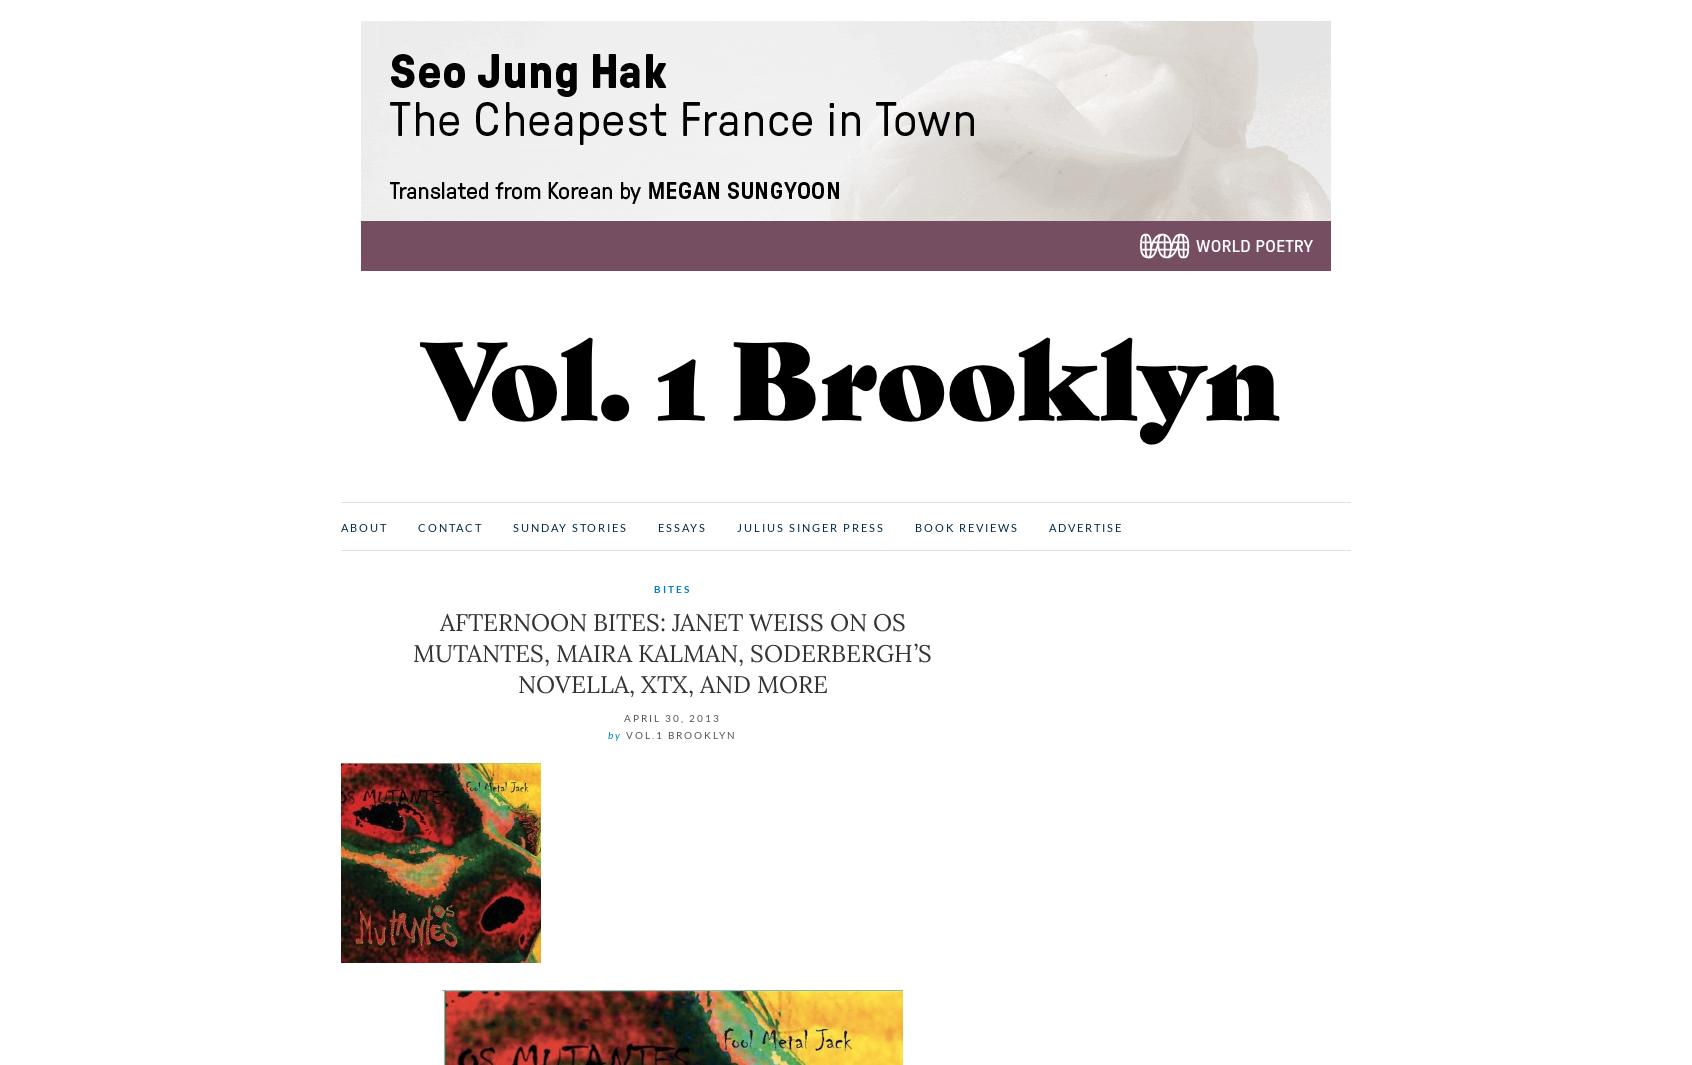  What do you see at coordinates (966, 526) in the screenshot?
I see `'Book Reviews'` at bounding box center [966, 526].